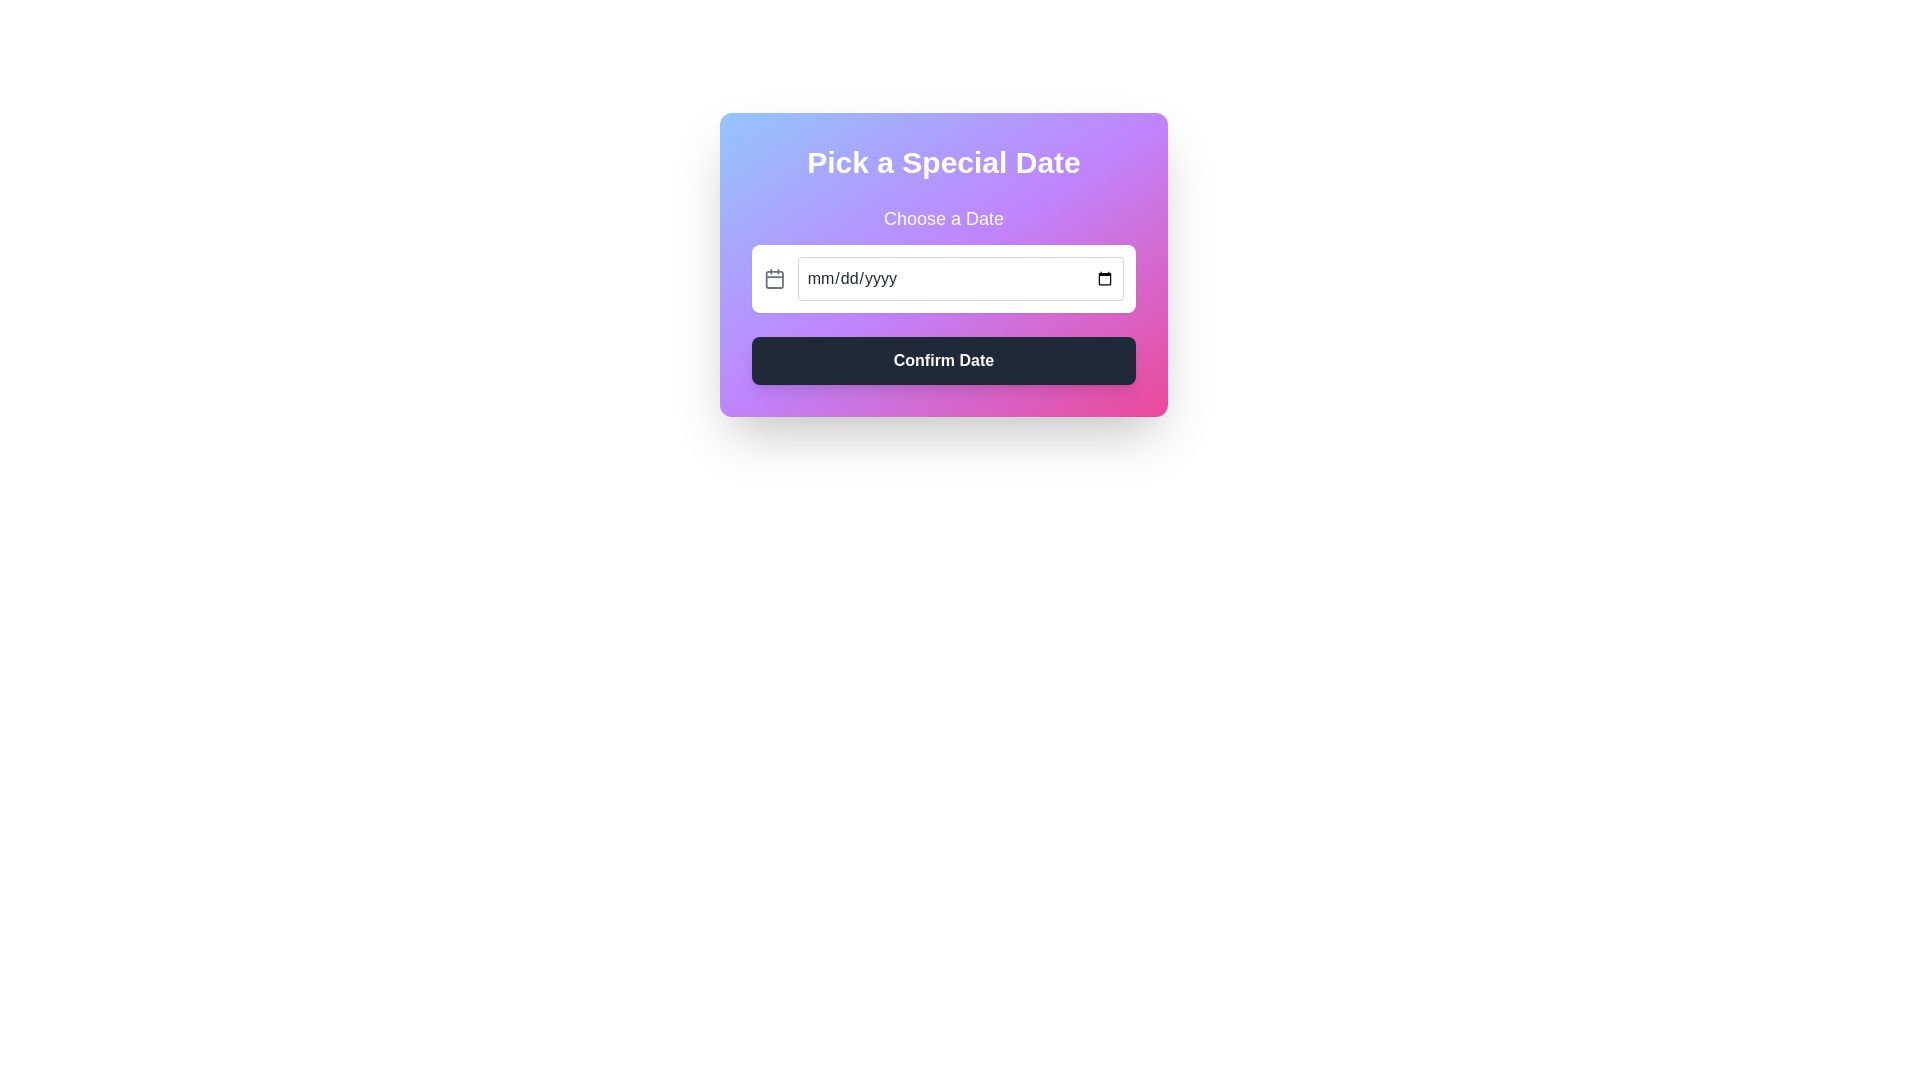 This screenshot has width=1920, height=1080. What do you see at coordinates (943, 219) in the screenshot?
I see `the text label that displays 'Choose a Date', which is prominently located below the header 'Pick a Special Date' and above the date input field` at bounding box center [943, 219].